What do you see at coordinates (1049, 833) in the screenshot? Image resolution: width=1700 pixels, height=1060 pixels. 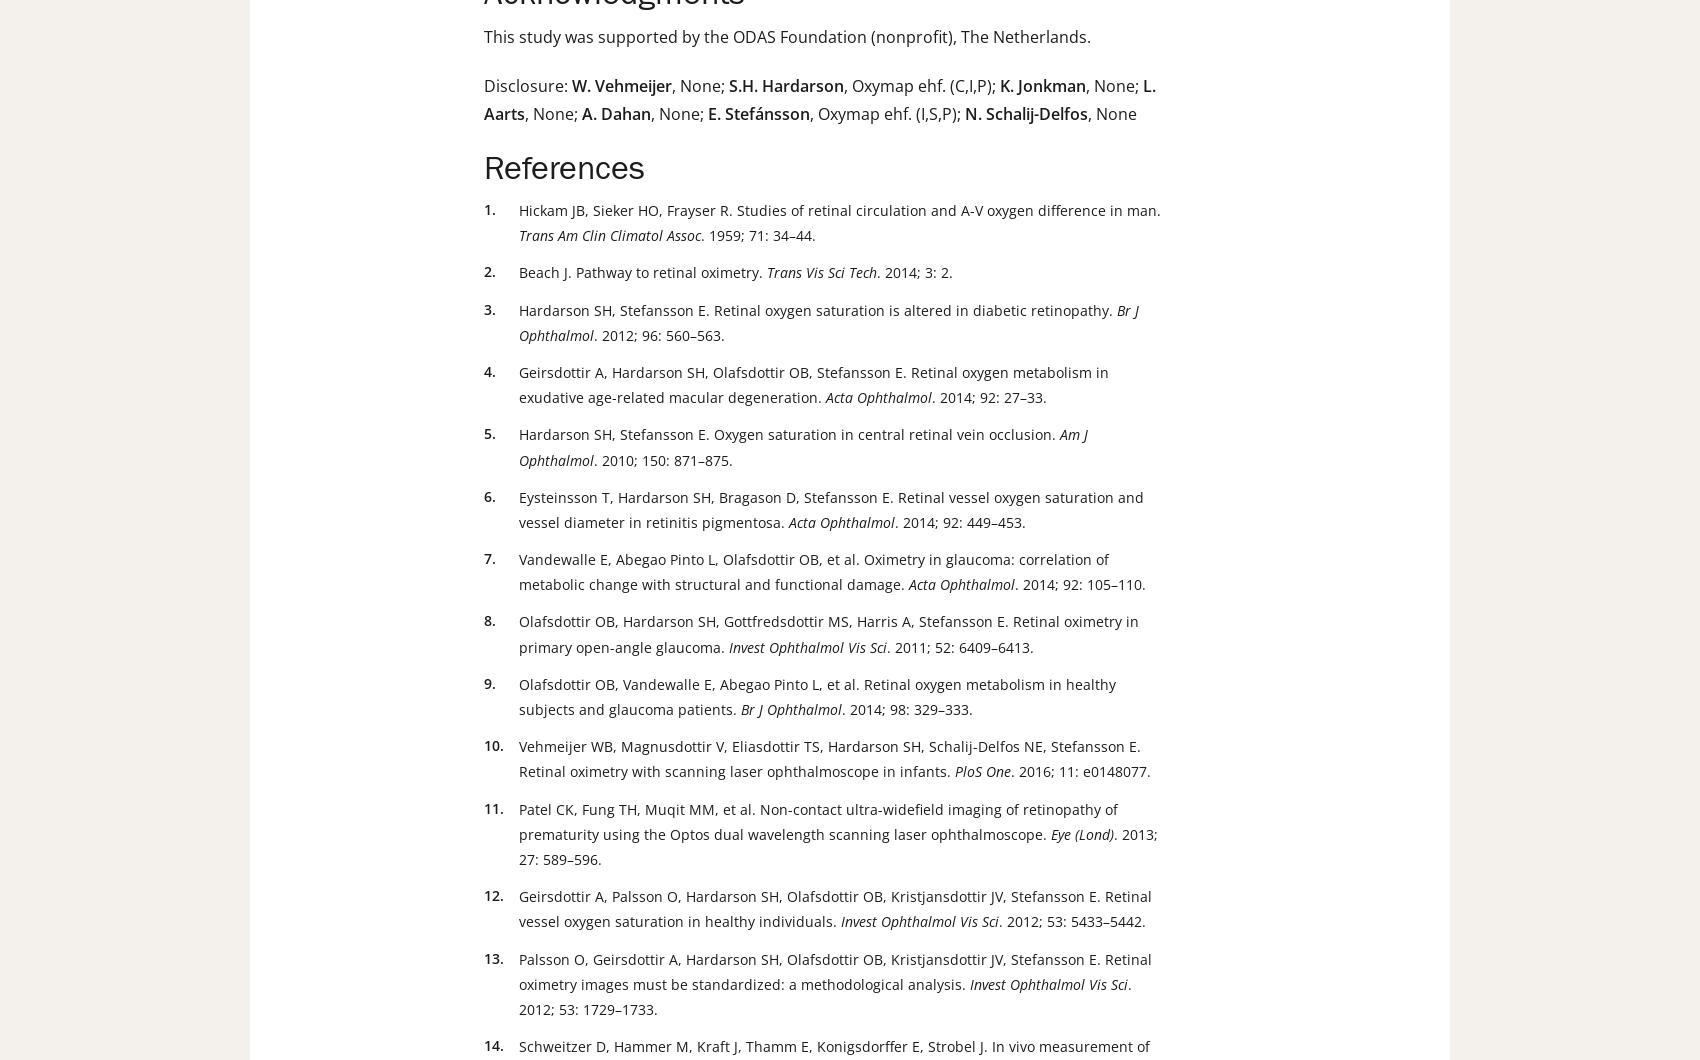 I see `'Eye (Lond)'` at bounding box center [1049, 833].